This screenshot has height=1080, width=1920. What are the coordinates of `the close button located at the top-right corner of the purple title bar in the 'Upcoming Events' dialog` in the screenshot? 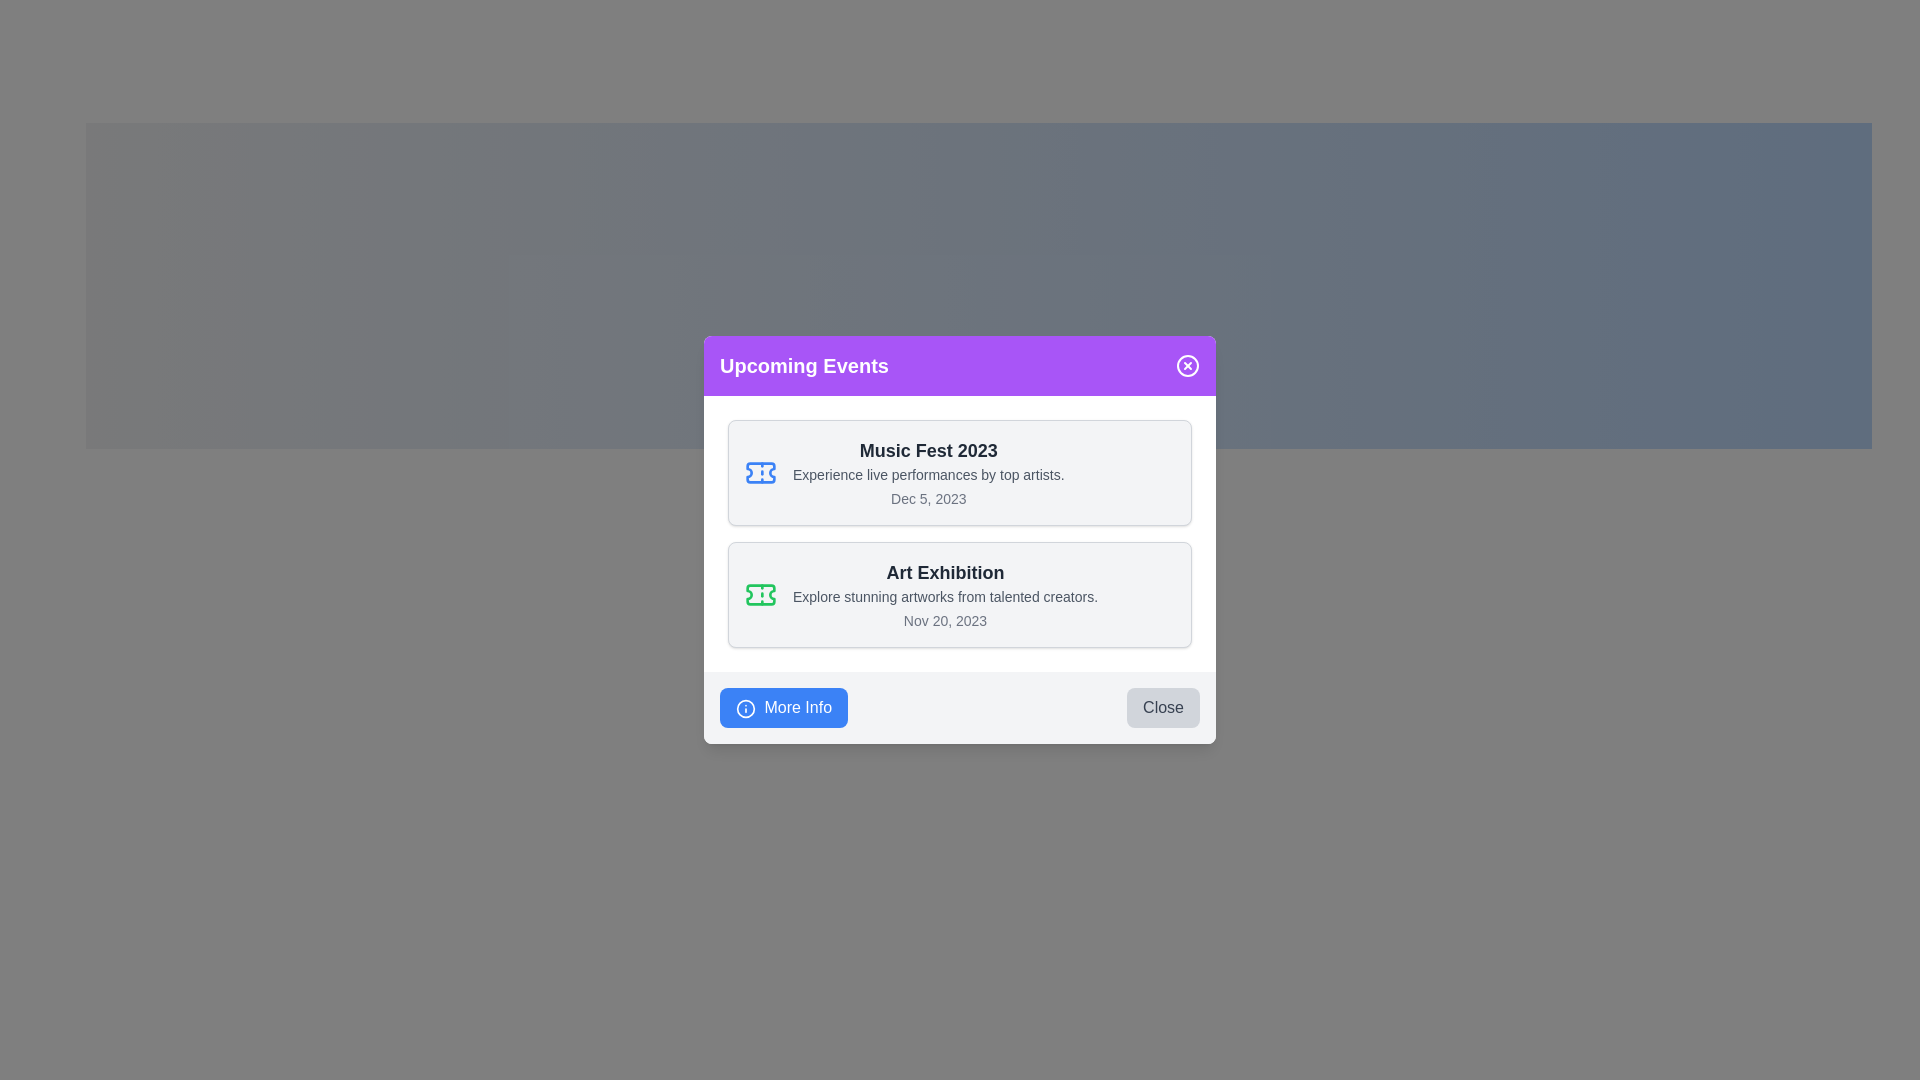 It's located at (1188, 366).